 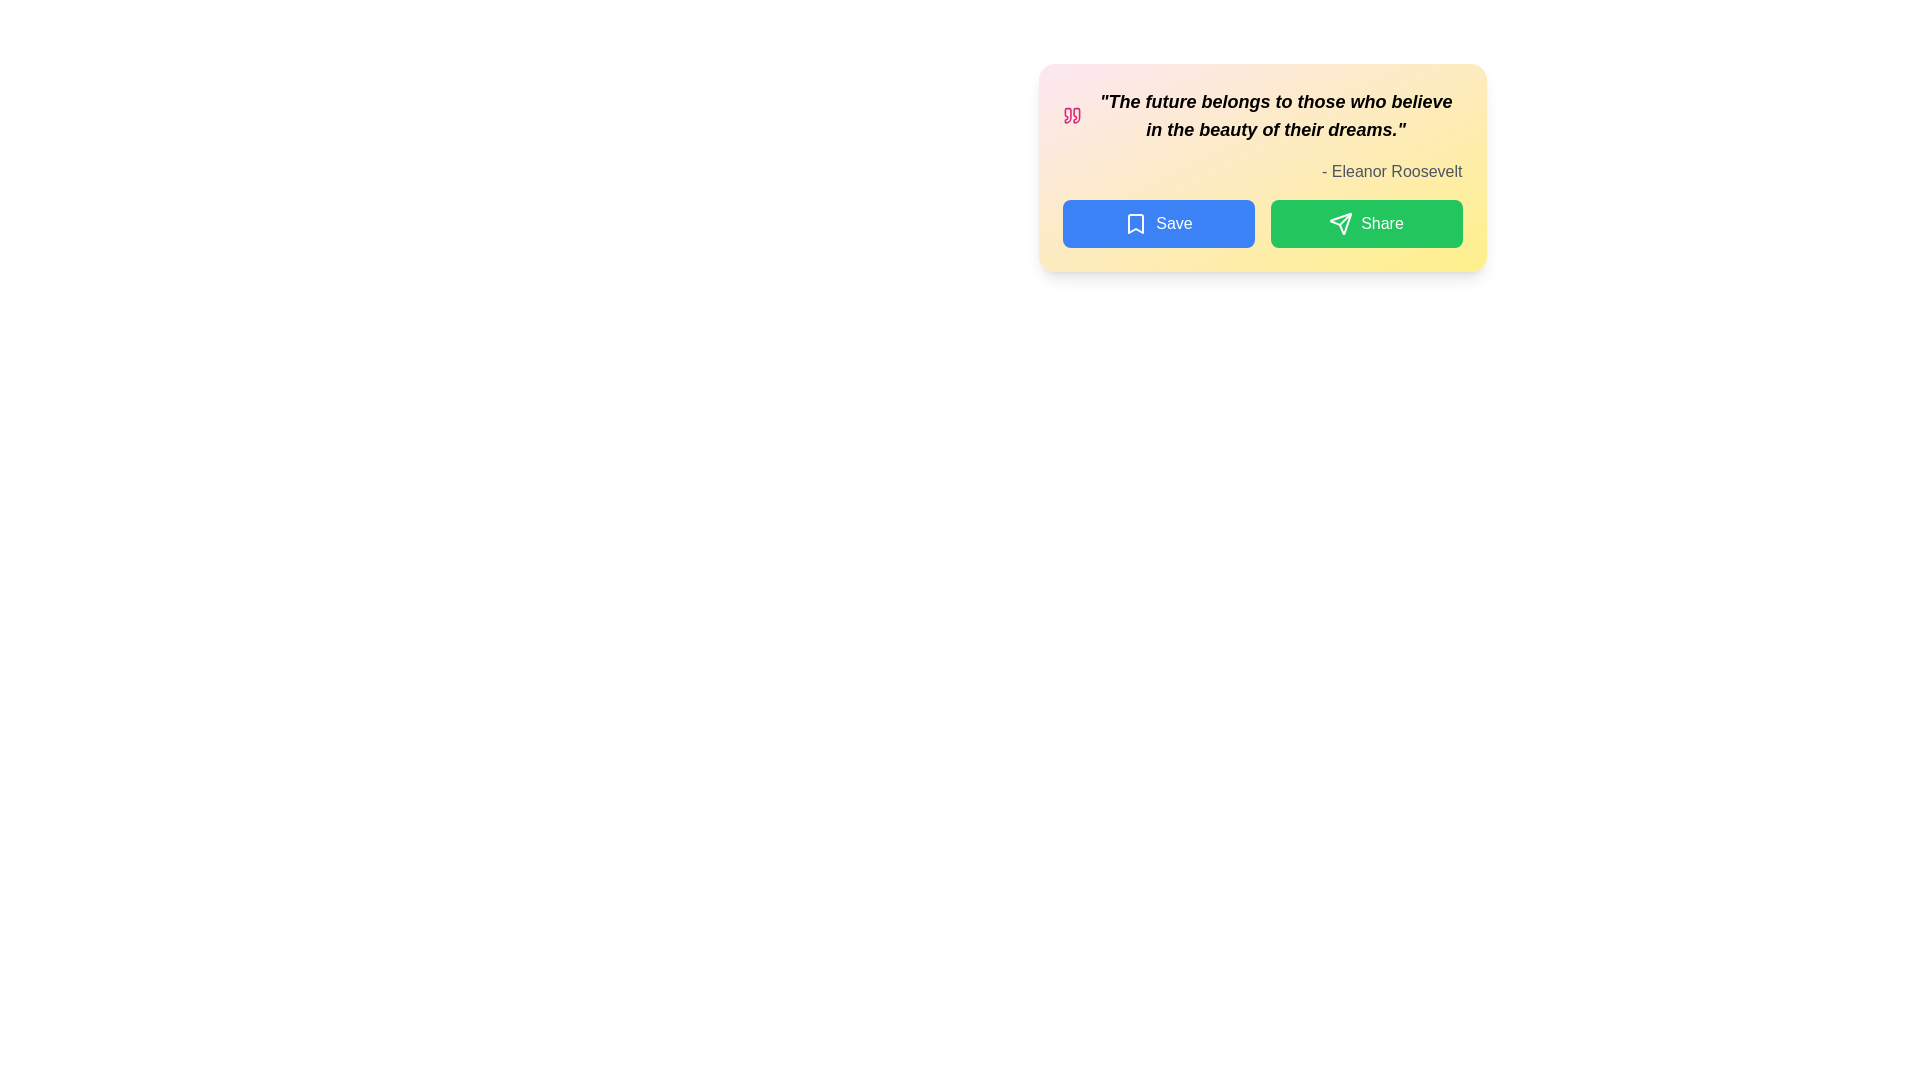 I want to click on the bookmark icon located inside the 'Save' button, which is the second button from the left in the horizontal button group within the card, so click(x=1136, y=223).